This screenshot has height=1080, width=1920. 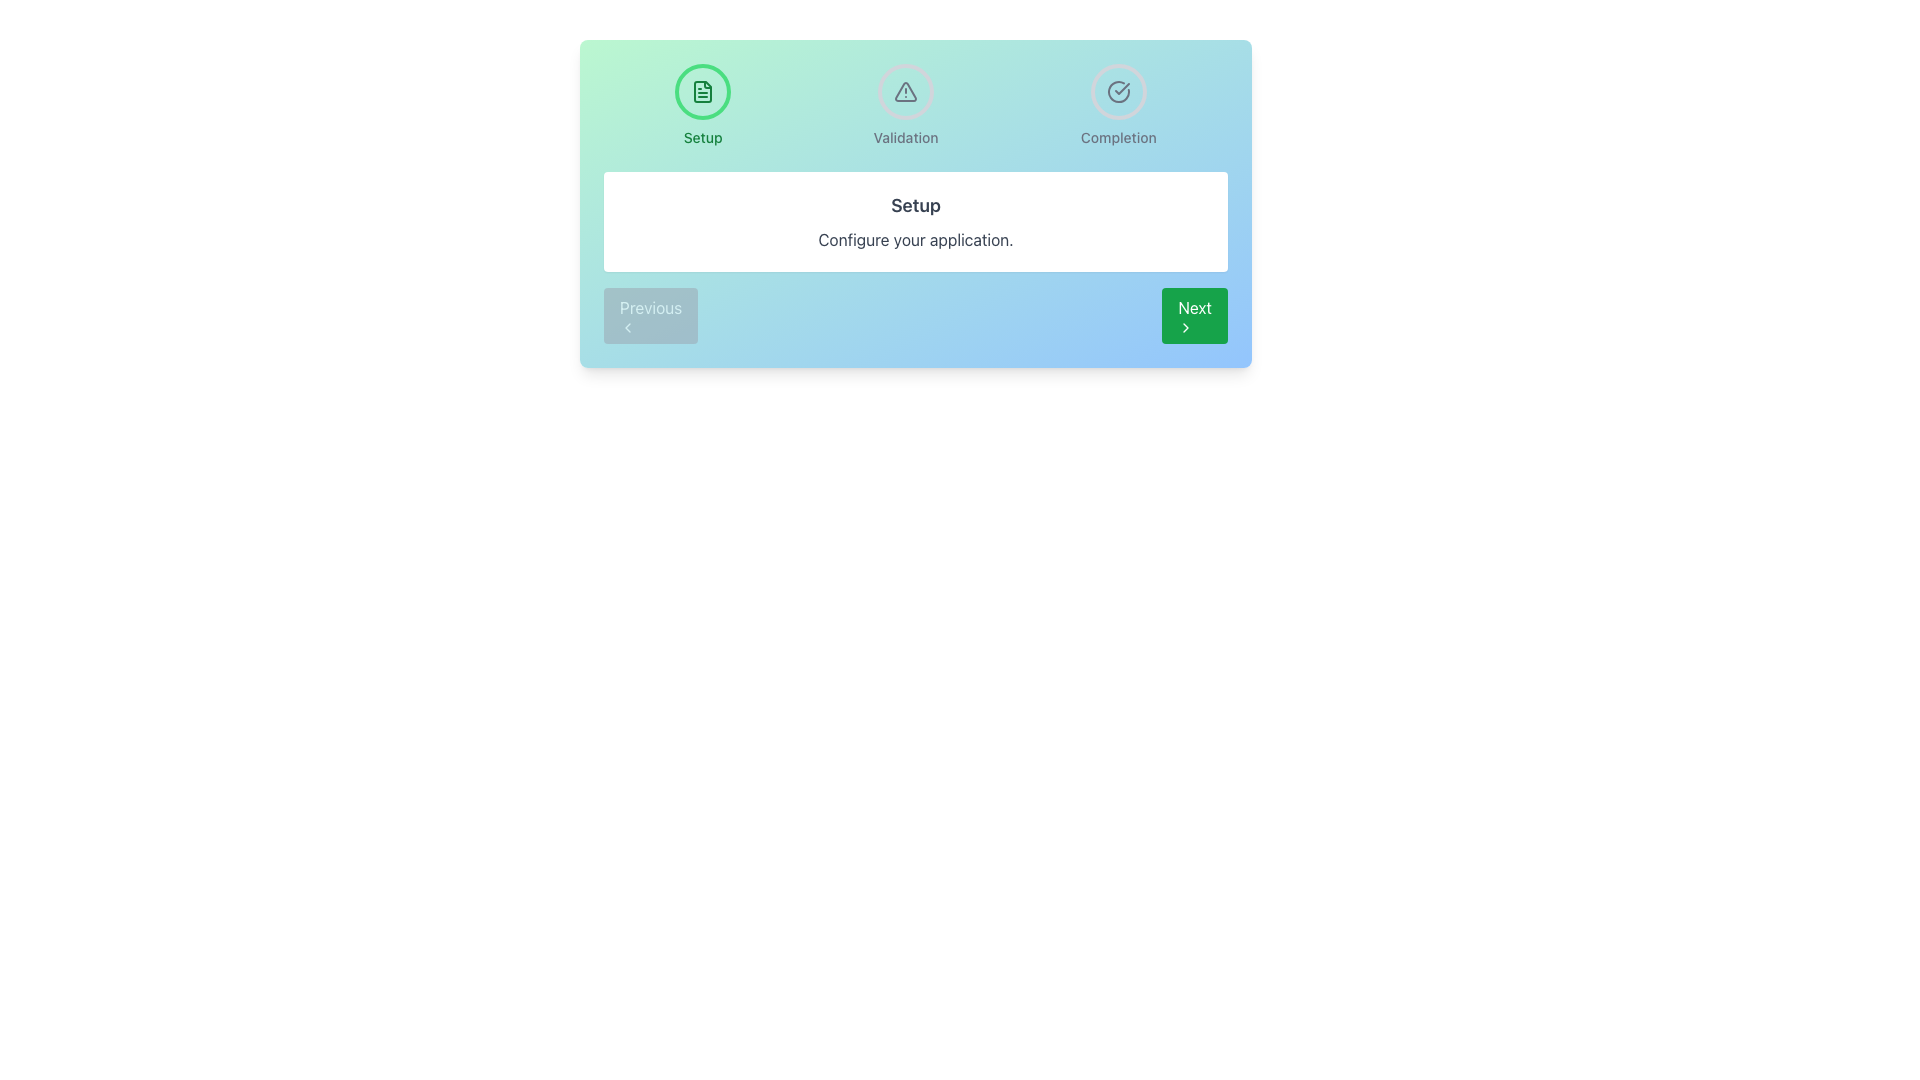 What do you see at coordinates (905, 137) in the screenshot?
I see `the 'Validation' text label, which is centrally positioned between the 'Setup' and 'Completion' steps on the multi-step interface, indicating the current process stage` at bounding box center [905, 137].